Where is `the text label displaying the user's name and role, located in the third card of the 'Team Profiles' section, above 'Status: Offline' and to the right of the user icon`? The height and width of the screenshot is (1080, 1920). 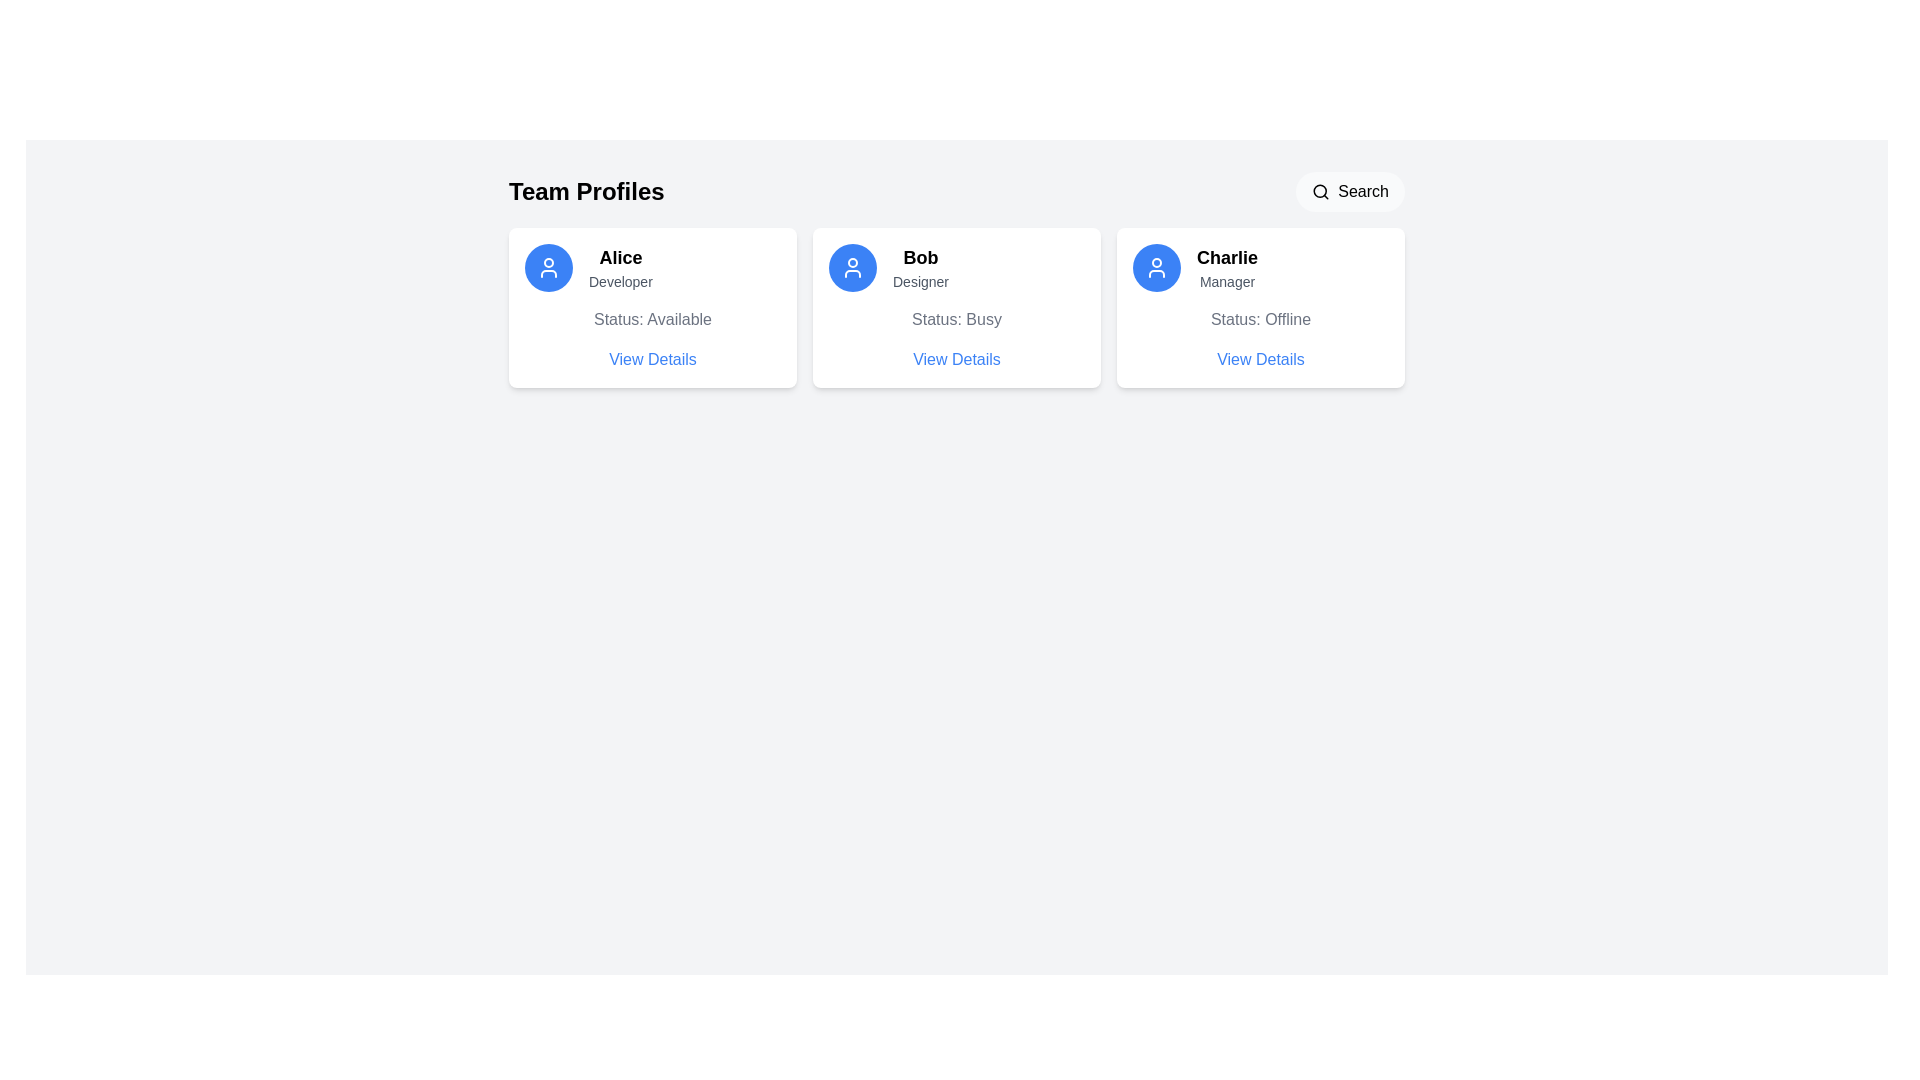 the text label displaying the user's name and role, located in the third card of the 'Team Profiles' section, above 'Status: Offline' and to the right of the user icon is located at coordinates (1226, 266).